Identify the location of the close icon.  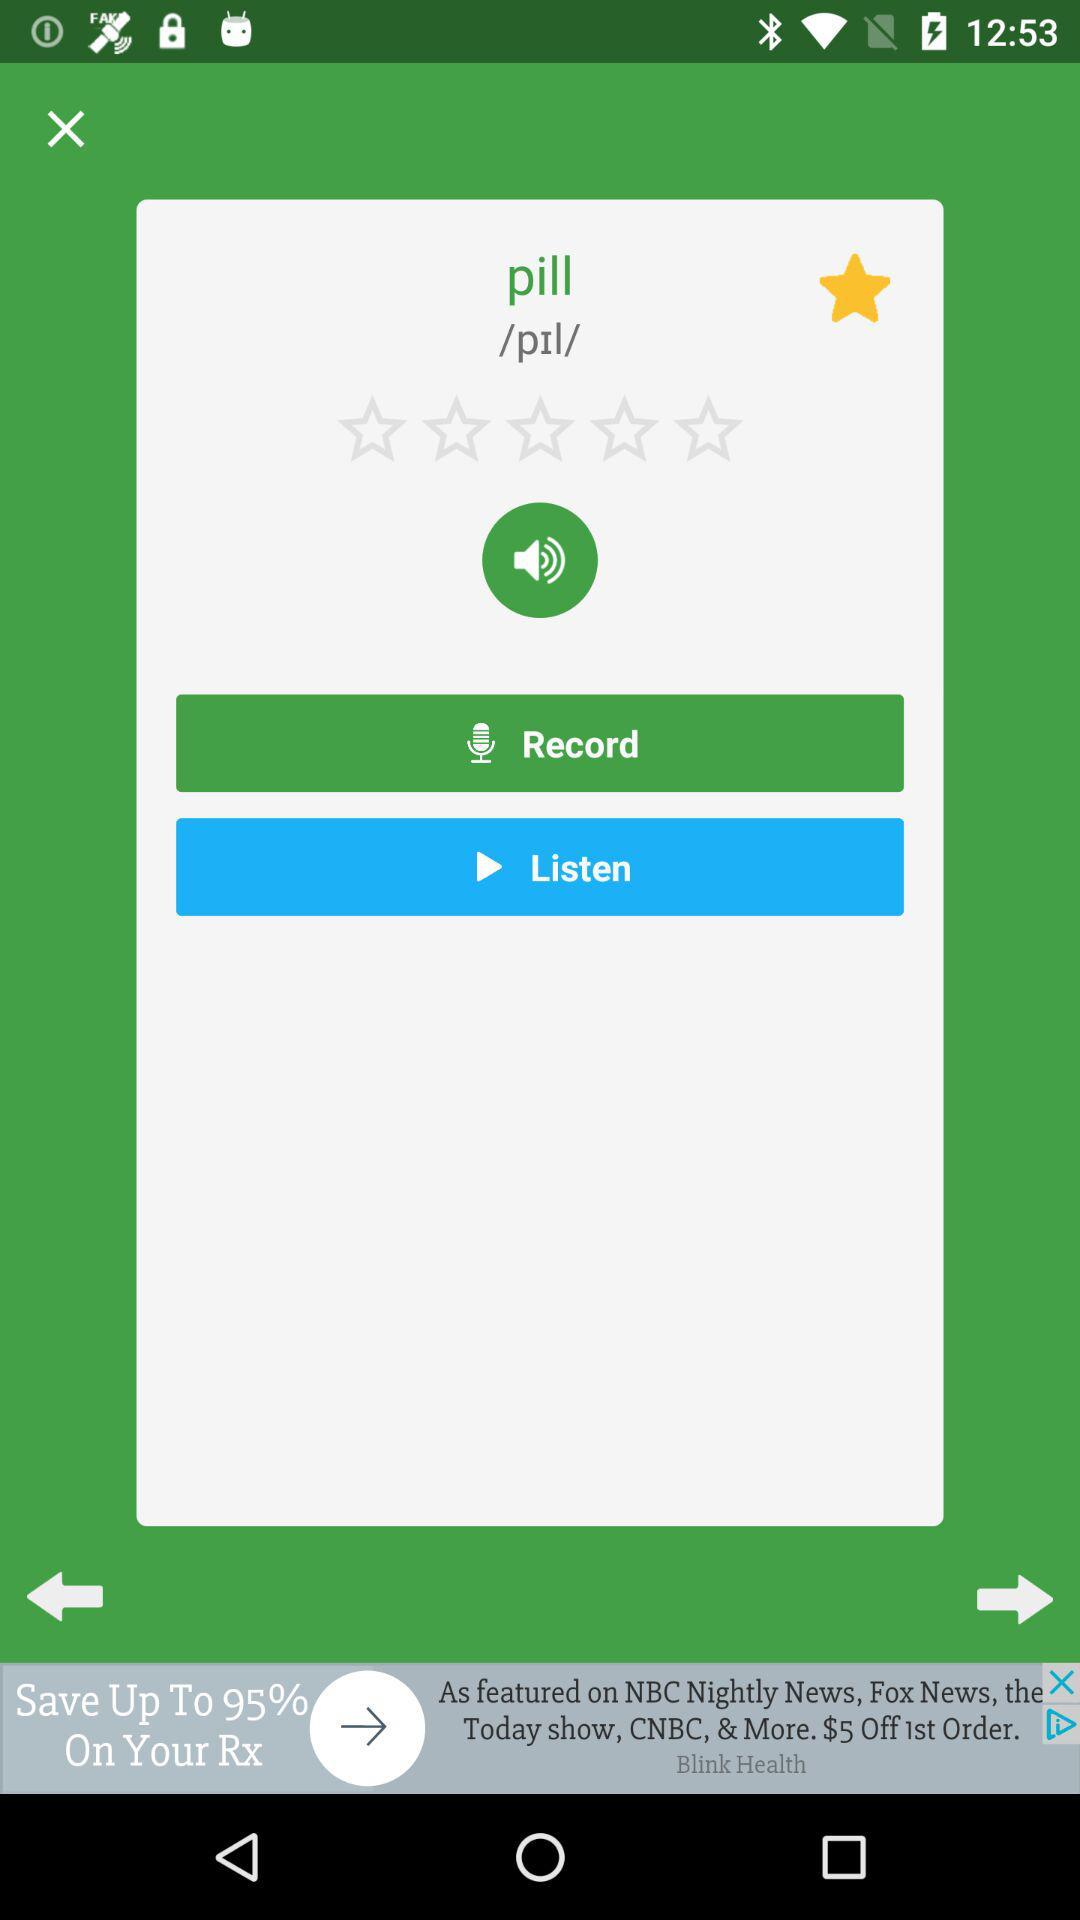
(64, 128).